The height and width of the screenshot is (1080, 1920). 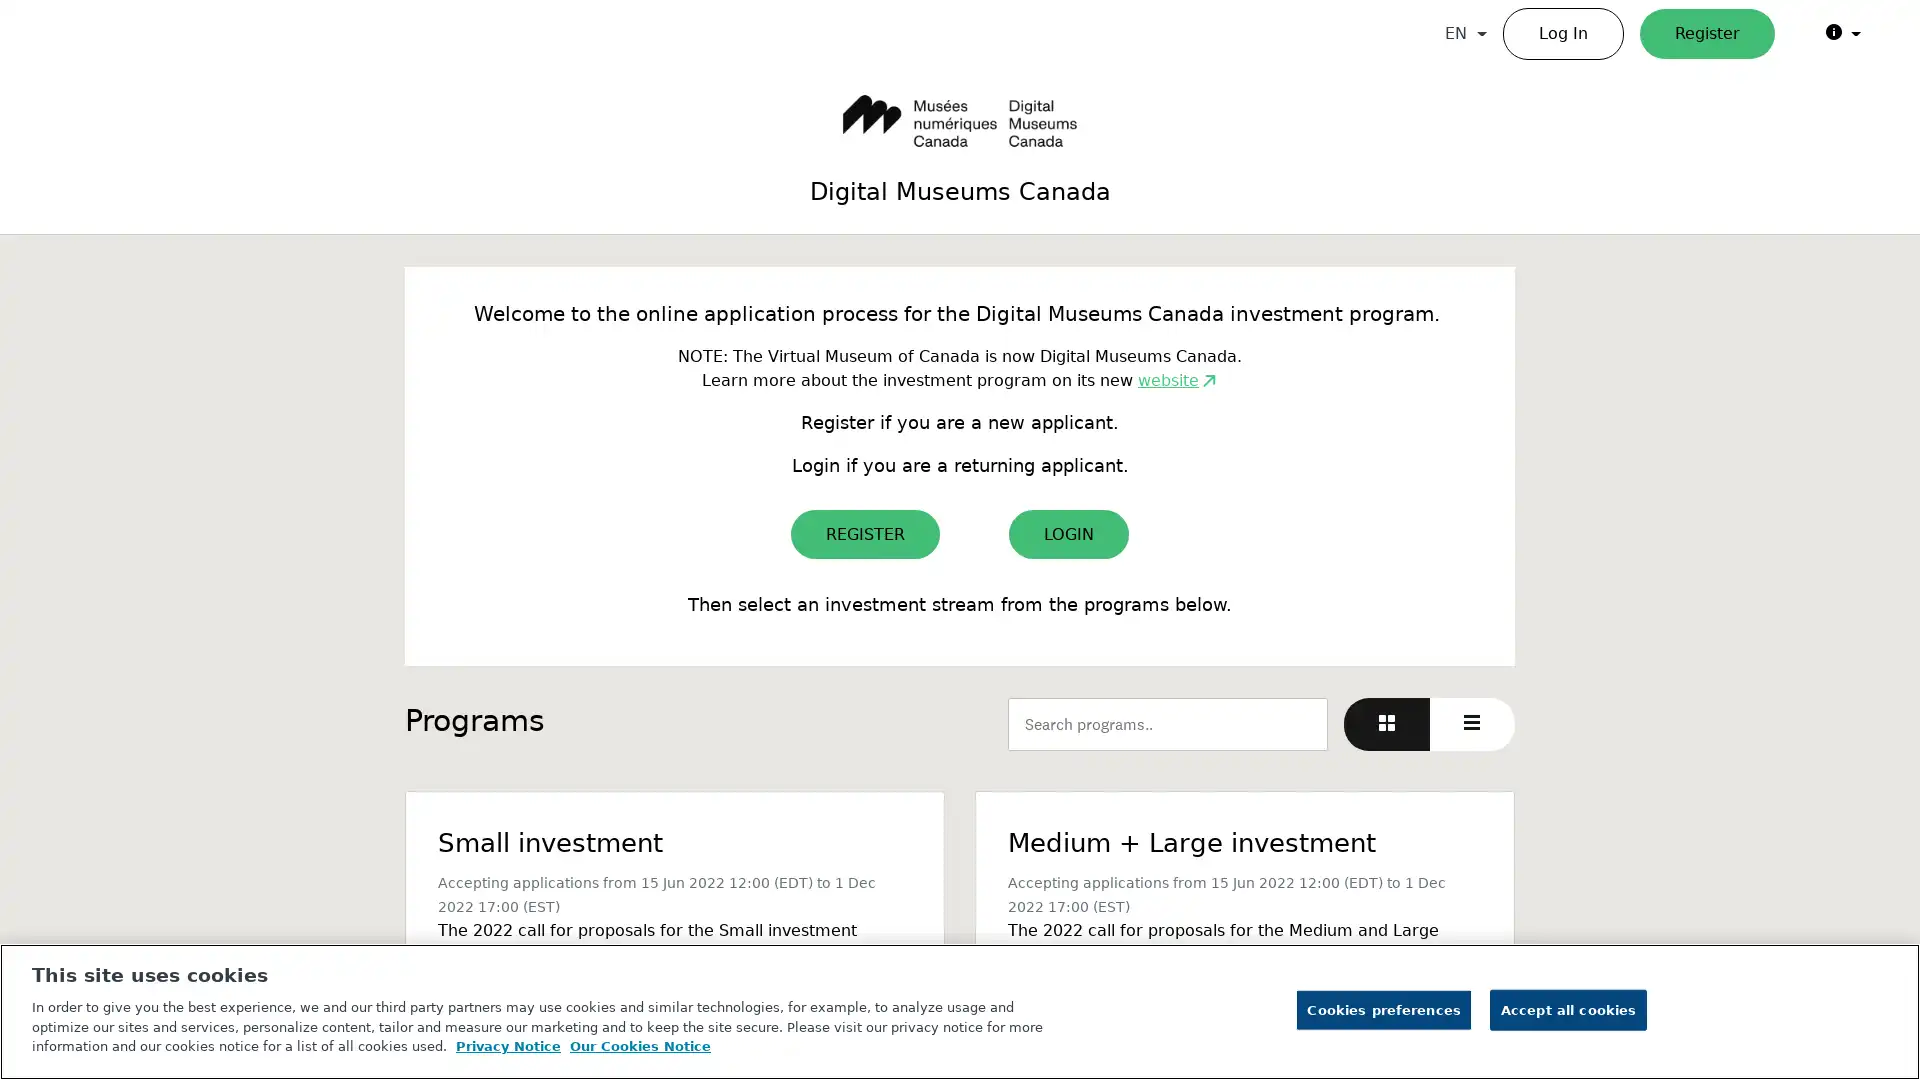 I want to click on Toggle list view, so click(x=1472, y=724).